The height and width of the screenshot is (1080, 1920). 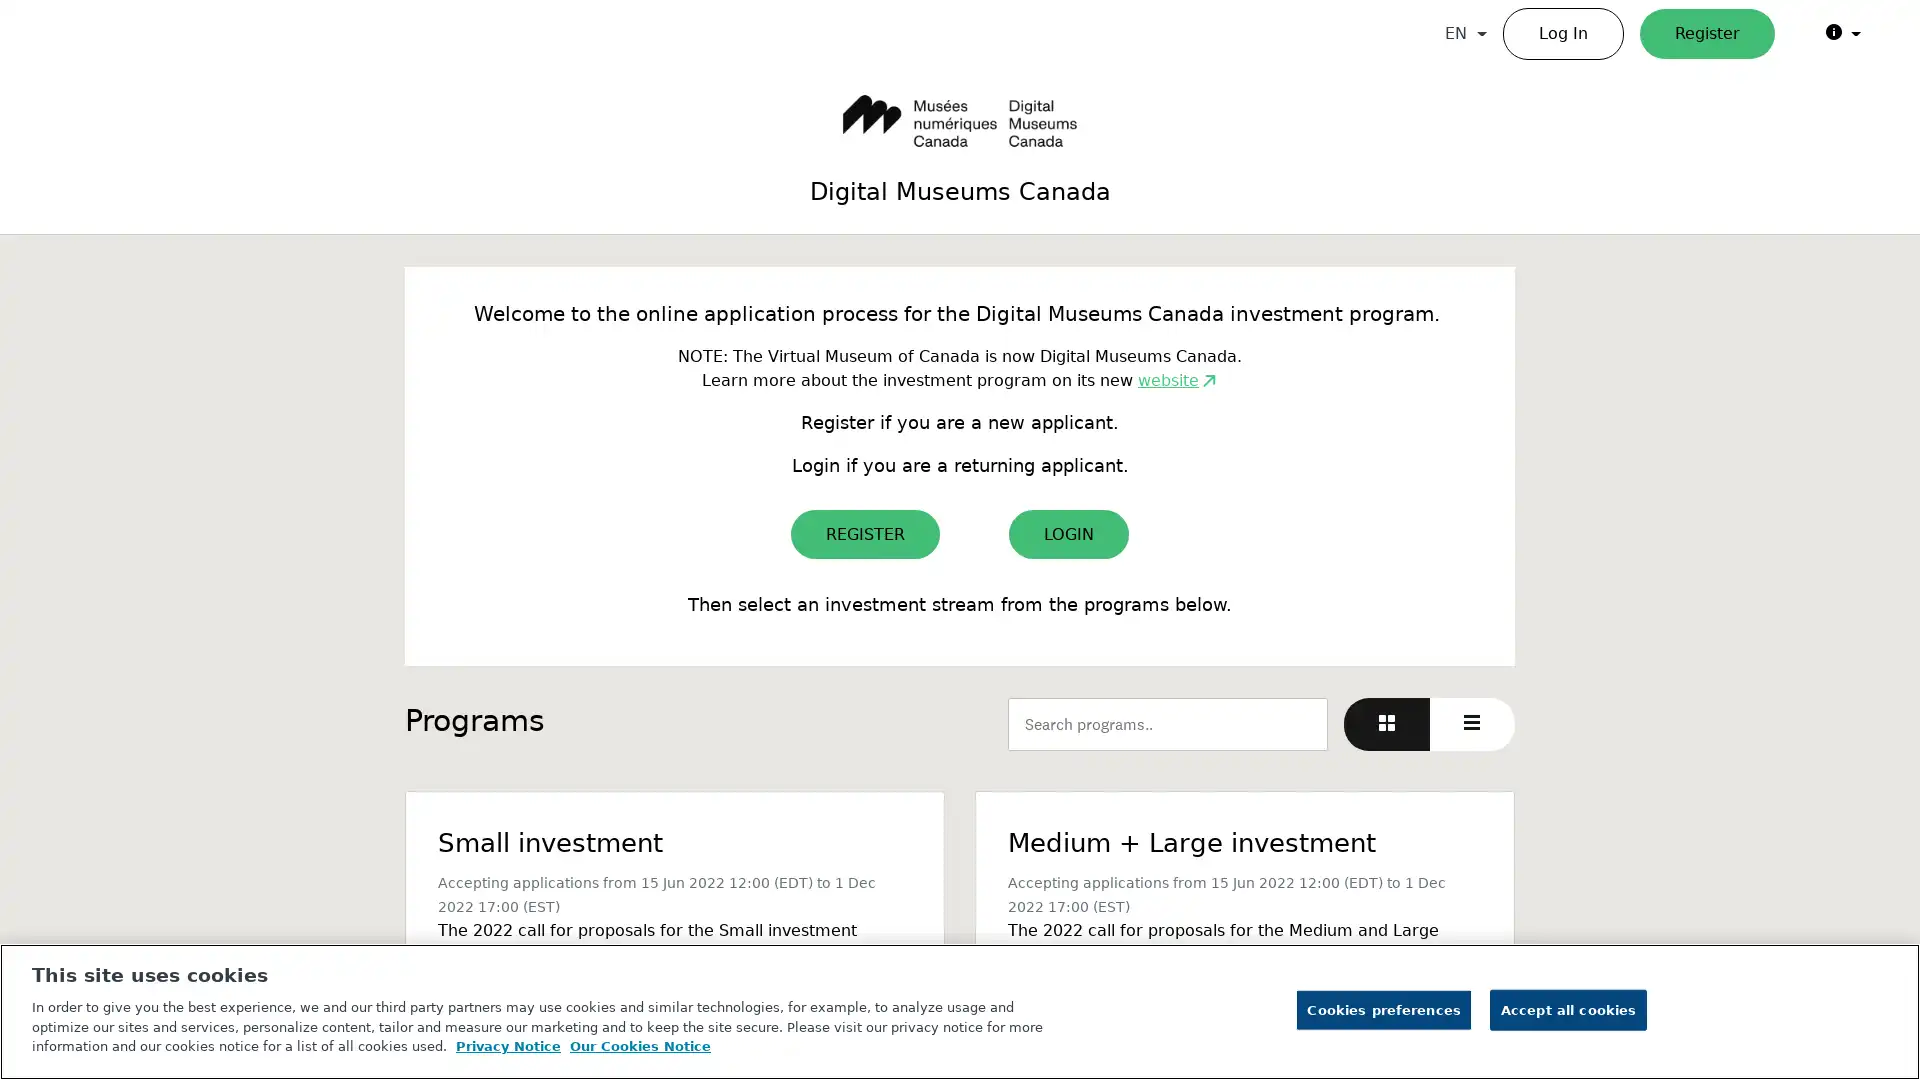 I want to click on Toggle list view, so click(x=1472, y=724).